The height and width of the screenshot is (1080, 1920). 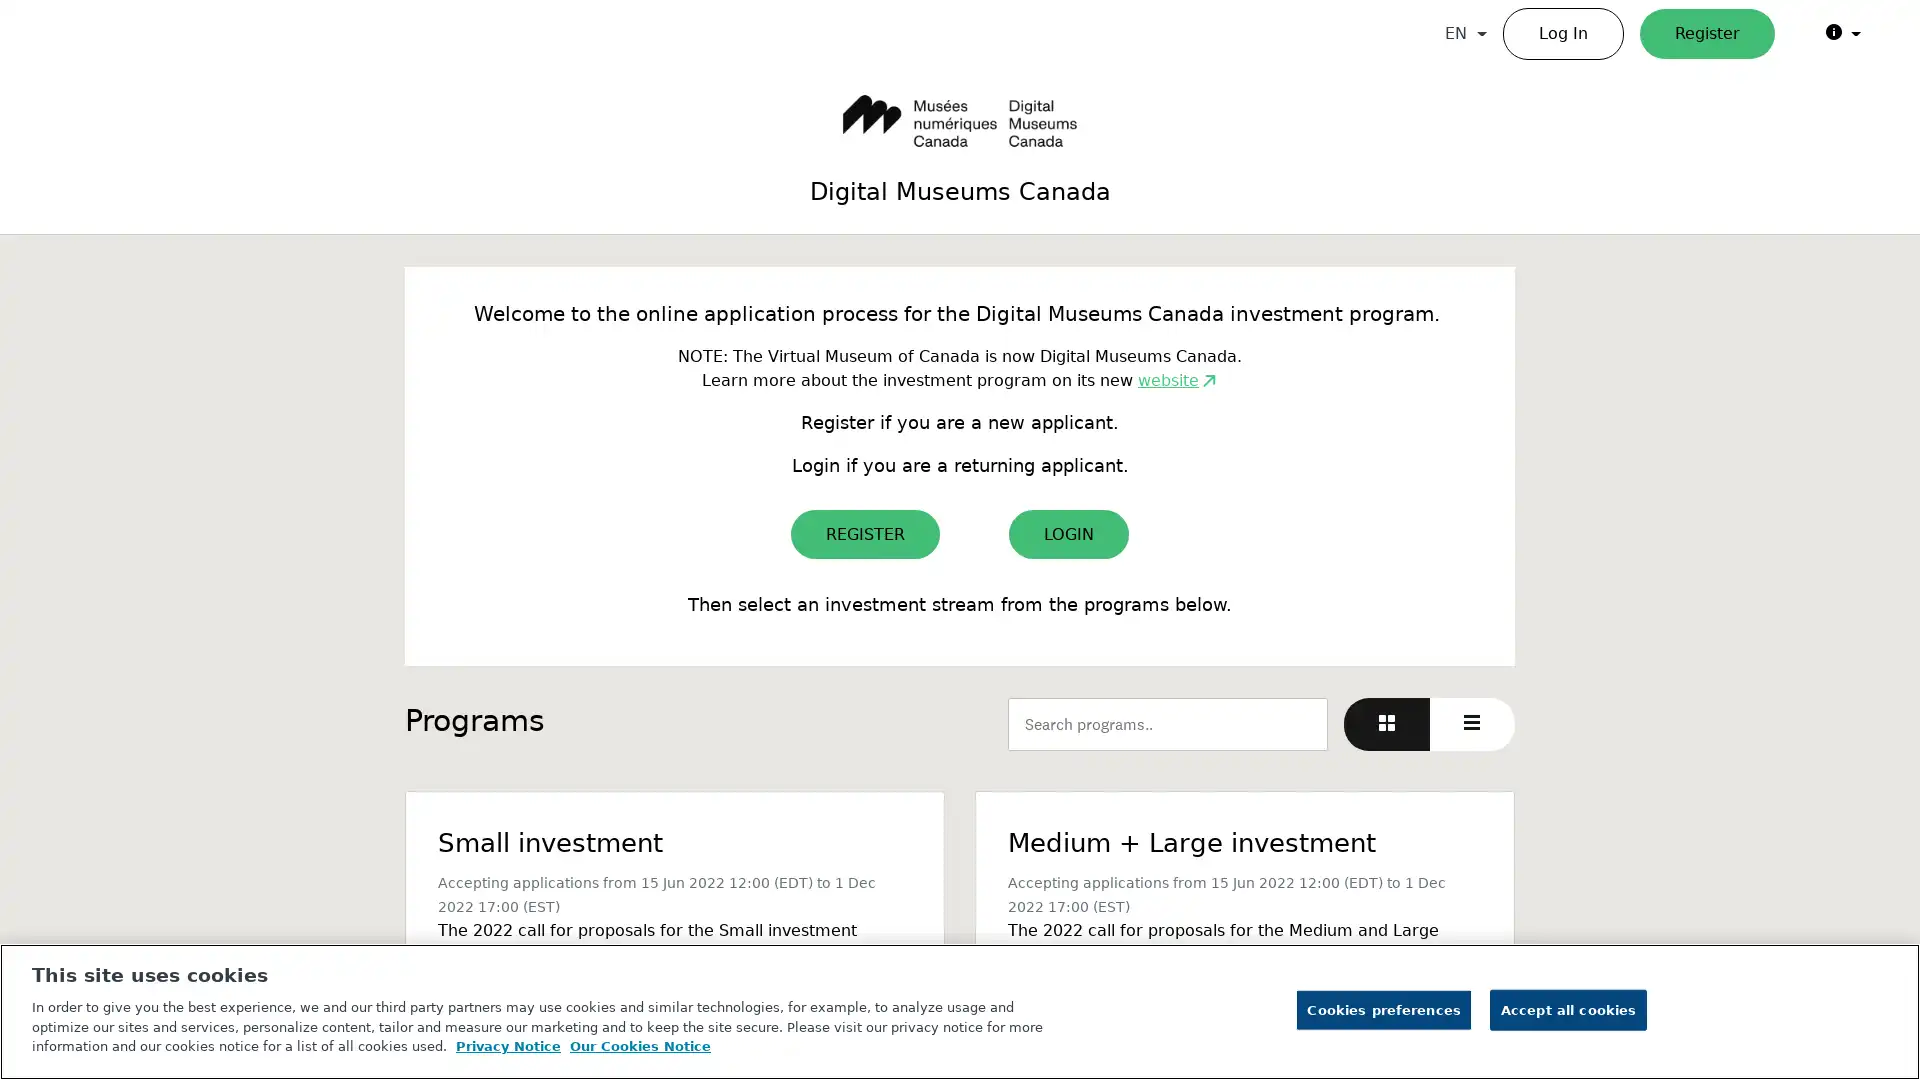 I want to click on Toggle list view, so click(x=1472, y=724).